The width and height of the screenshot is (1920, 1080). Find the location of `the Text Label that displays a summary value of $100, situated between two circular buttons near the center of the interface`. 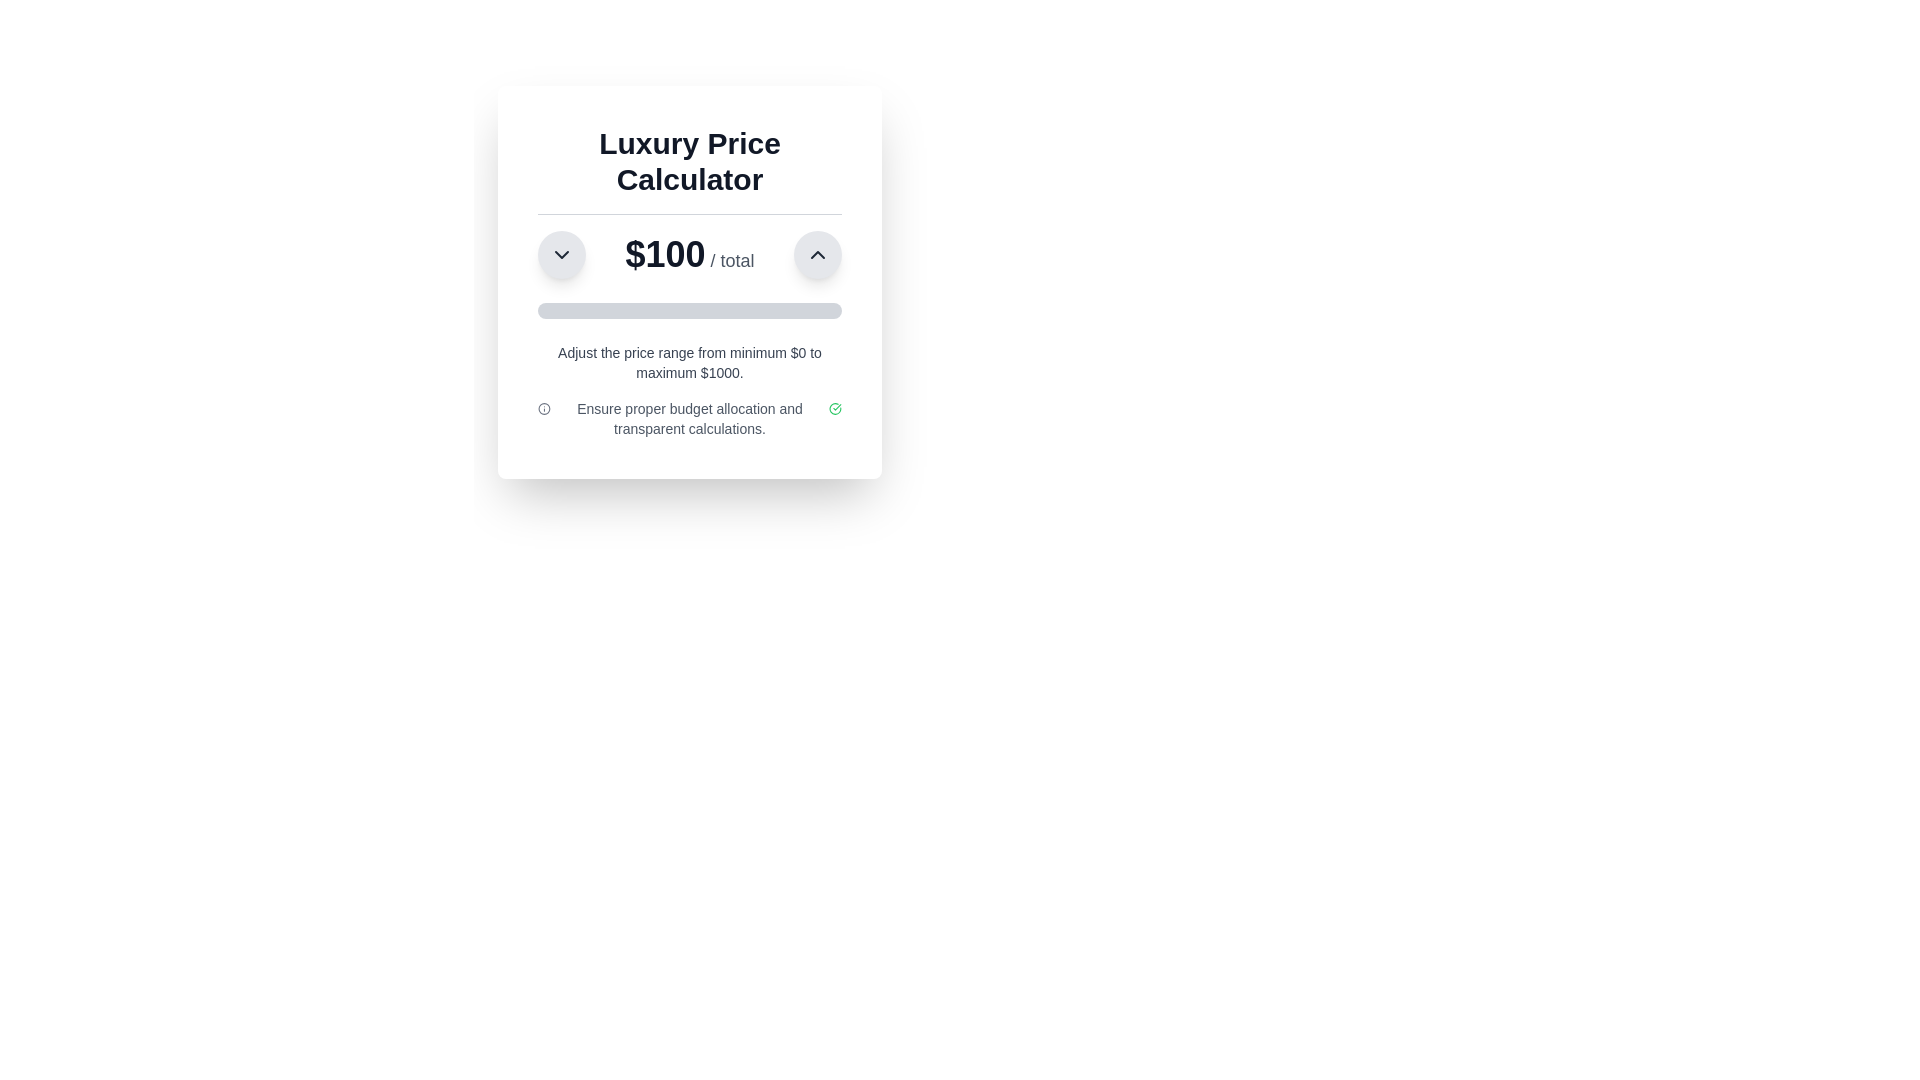

the Text Label that displays a summary value of $100, situated between two circular buttons near the center of the interface is located at coordinates (690, 253).